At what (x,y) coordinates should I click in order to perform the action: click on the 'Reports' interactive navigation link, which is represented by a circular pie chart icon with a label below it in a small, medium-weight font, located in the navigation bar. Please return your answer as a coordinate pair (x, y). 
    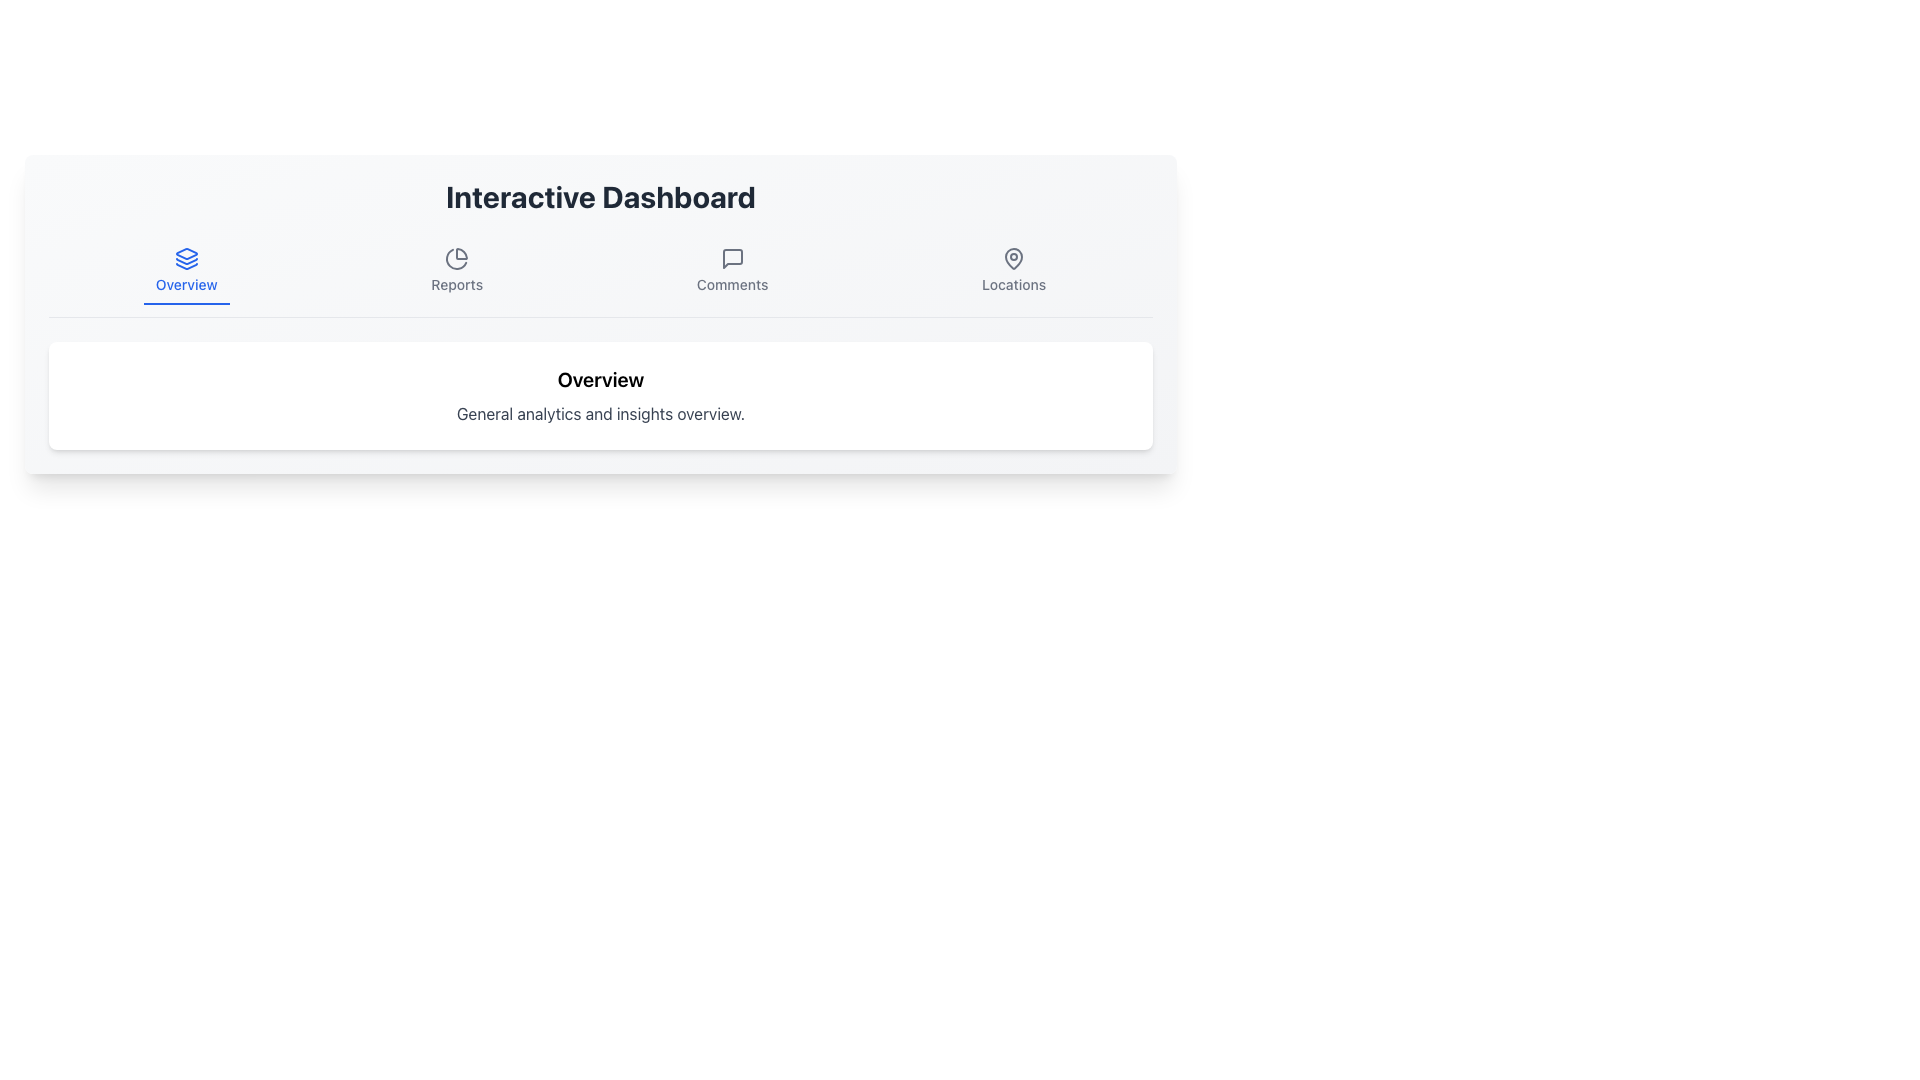
    Looking at the image, I should click on (456, 272).